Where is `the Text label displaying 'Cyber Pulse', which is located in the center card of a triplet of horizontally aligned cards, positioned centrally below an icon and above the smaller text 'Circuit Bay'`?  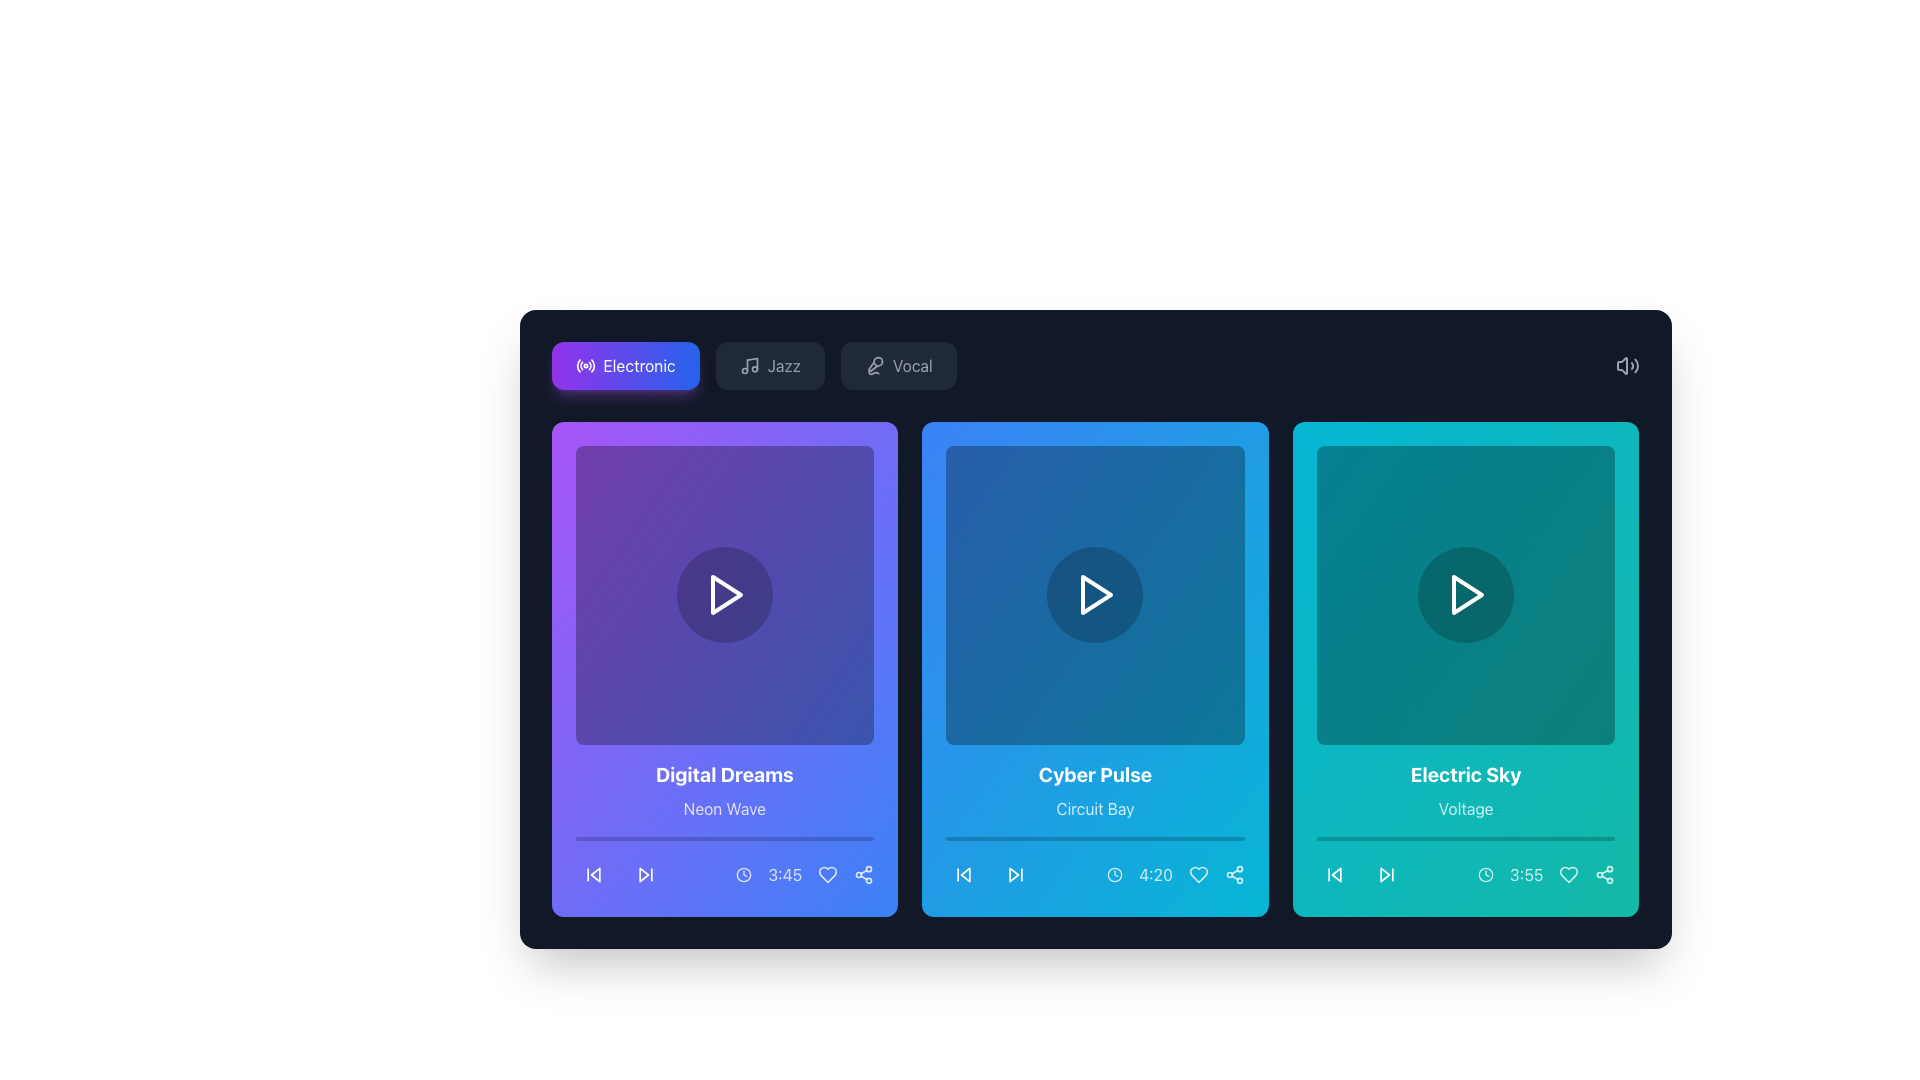
the Text label displaying 'Cyber Pulse', which is located in the center card of a triplet of horizontally aligned cards, positioned centrally below an icon and above the smaller text 'Circuit Bay' is located at coordinates (1094, 773).